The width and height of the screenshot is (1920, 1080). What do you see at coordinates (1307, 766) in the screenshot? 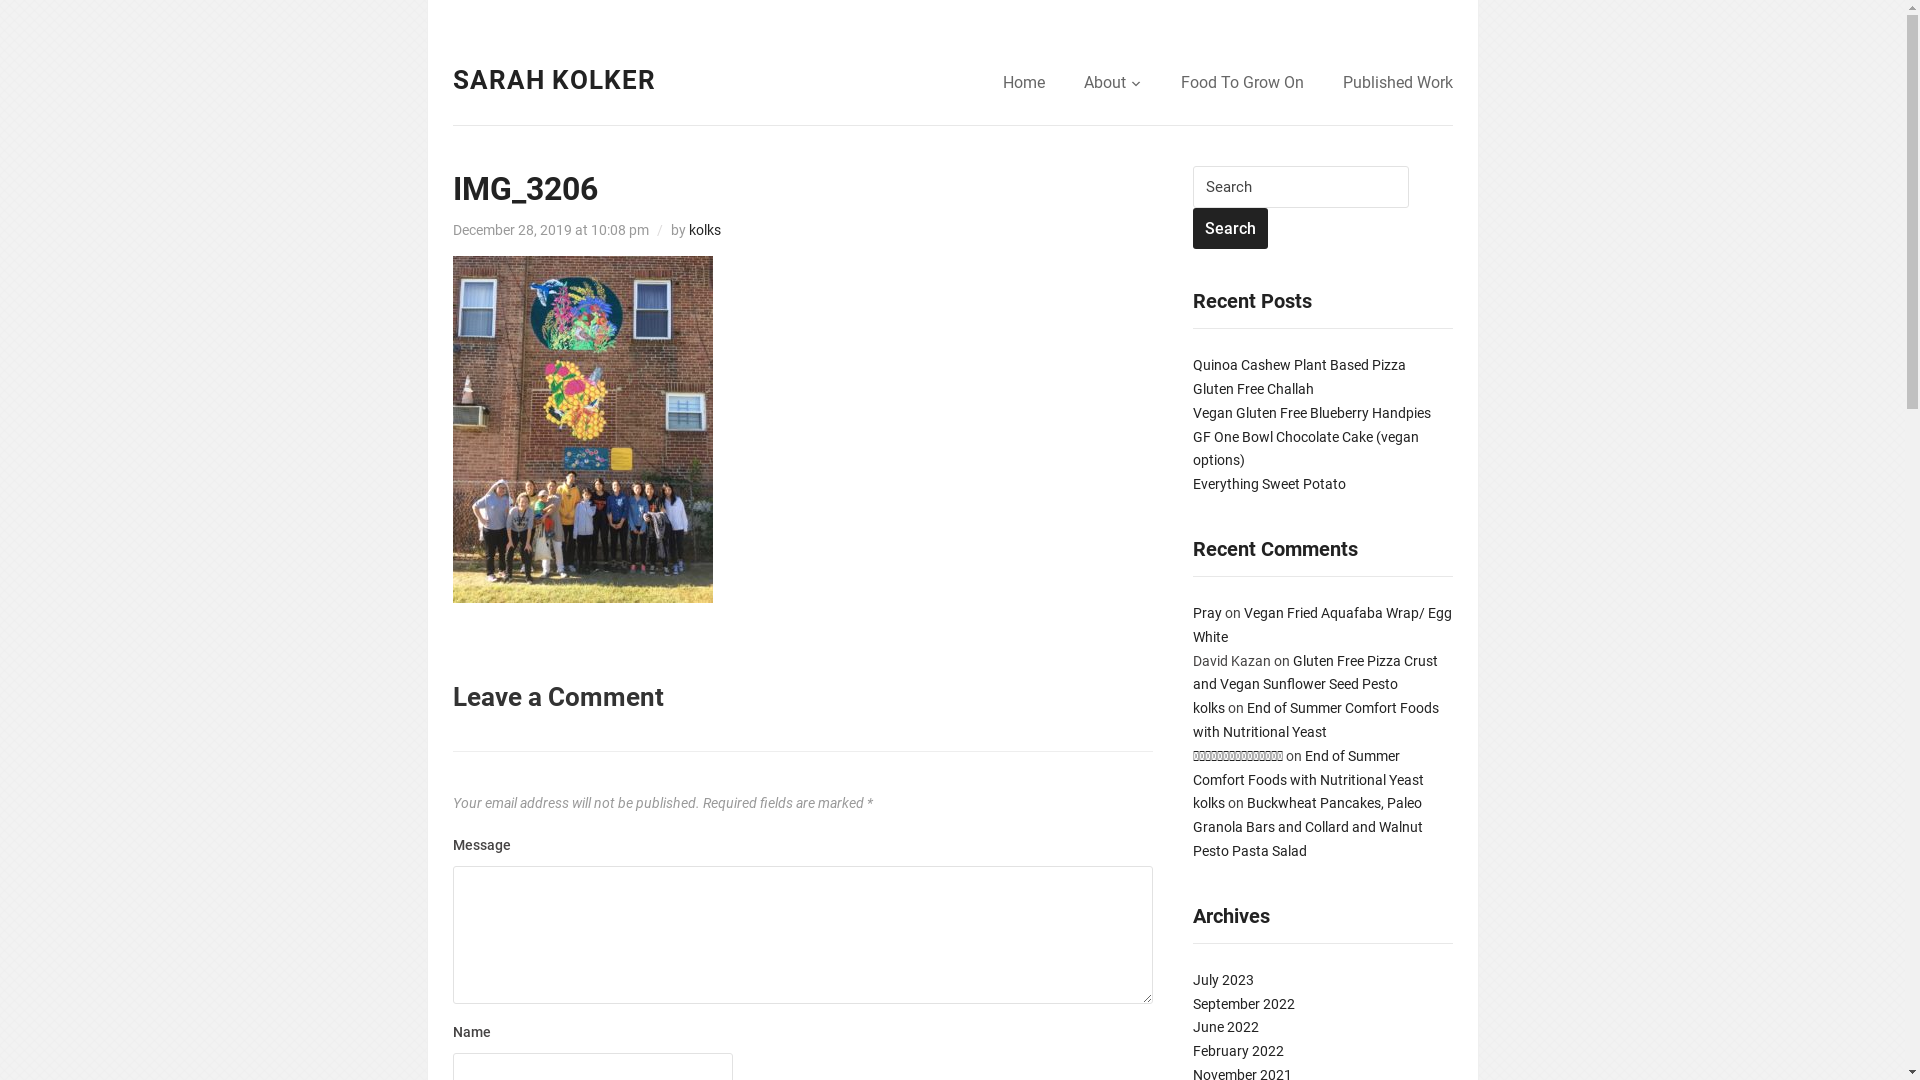
I see `'End of Summer Comfort Foods with Nutritional Yeast'` at bounding box center [1307, 766].